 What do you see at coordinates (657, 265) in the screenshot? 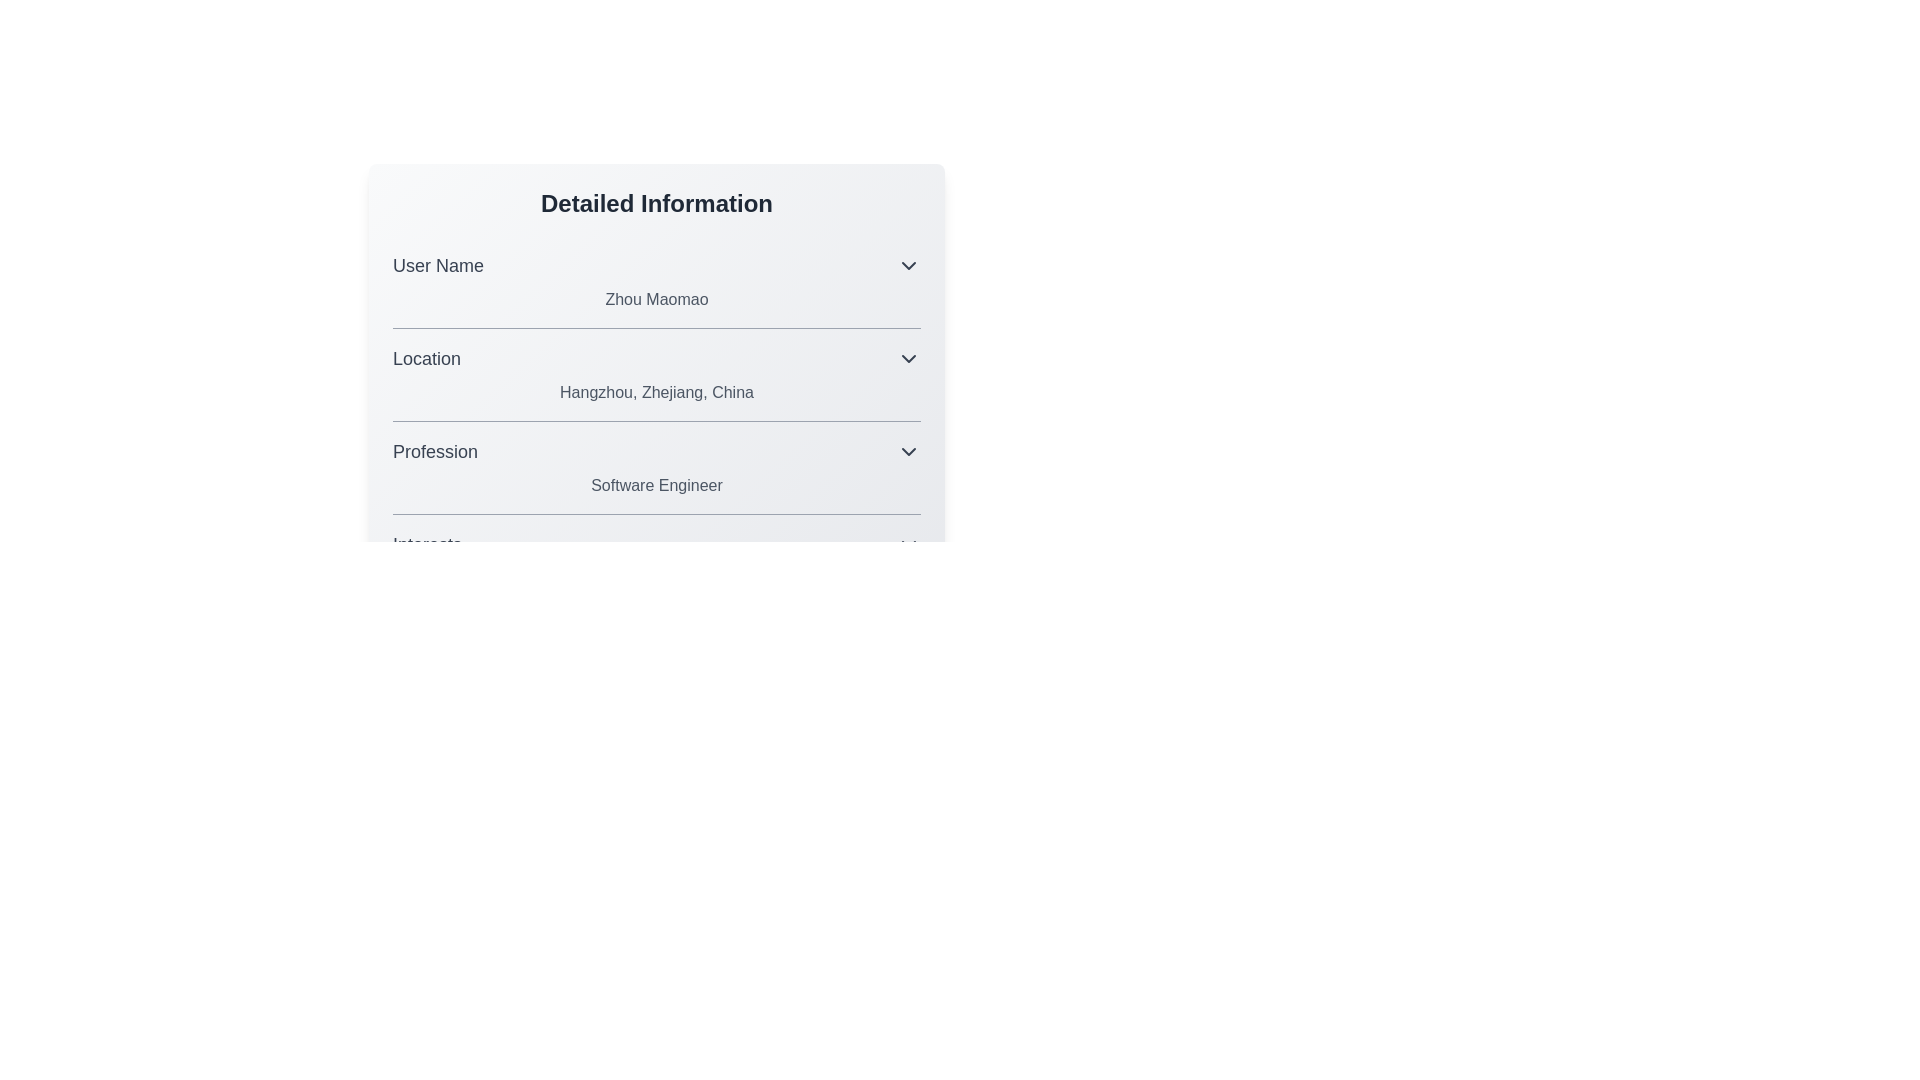
I see `the 'User Name' dropdown menu element, which is the first selectable option in the 'Detailed Information' section, to activate its styling` at bounding box center [657, 265].